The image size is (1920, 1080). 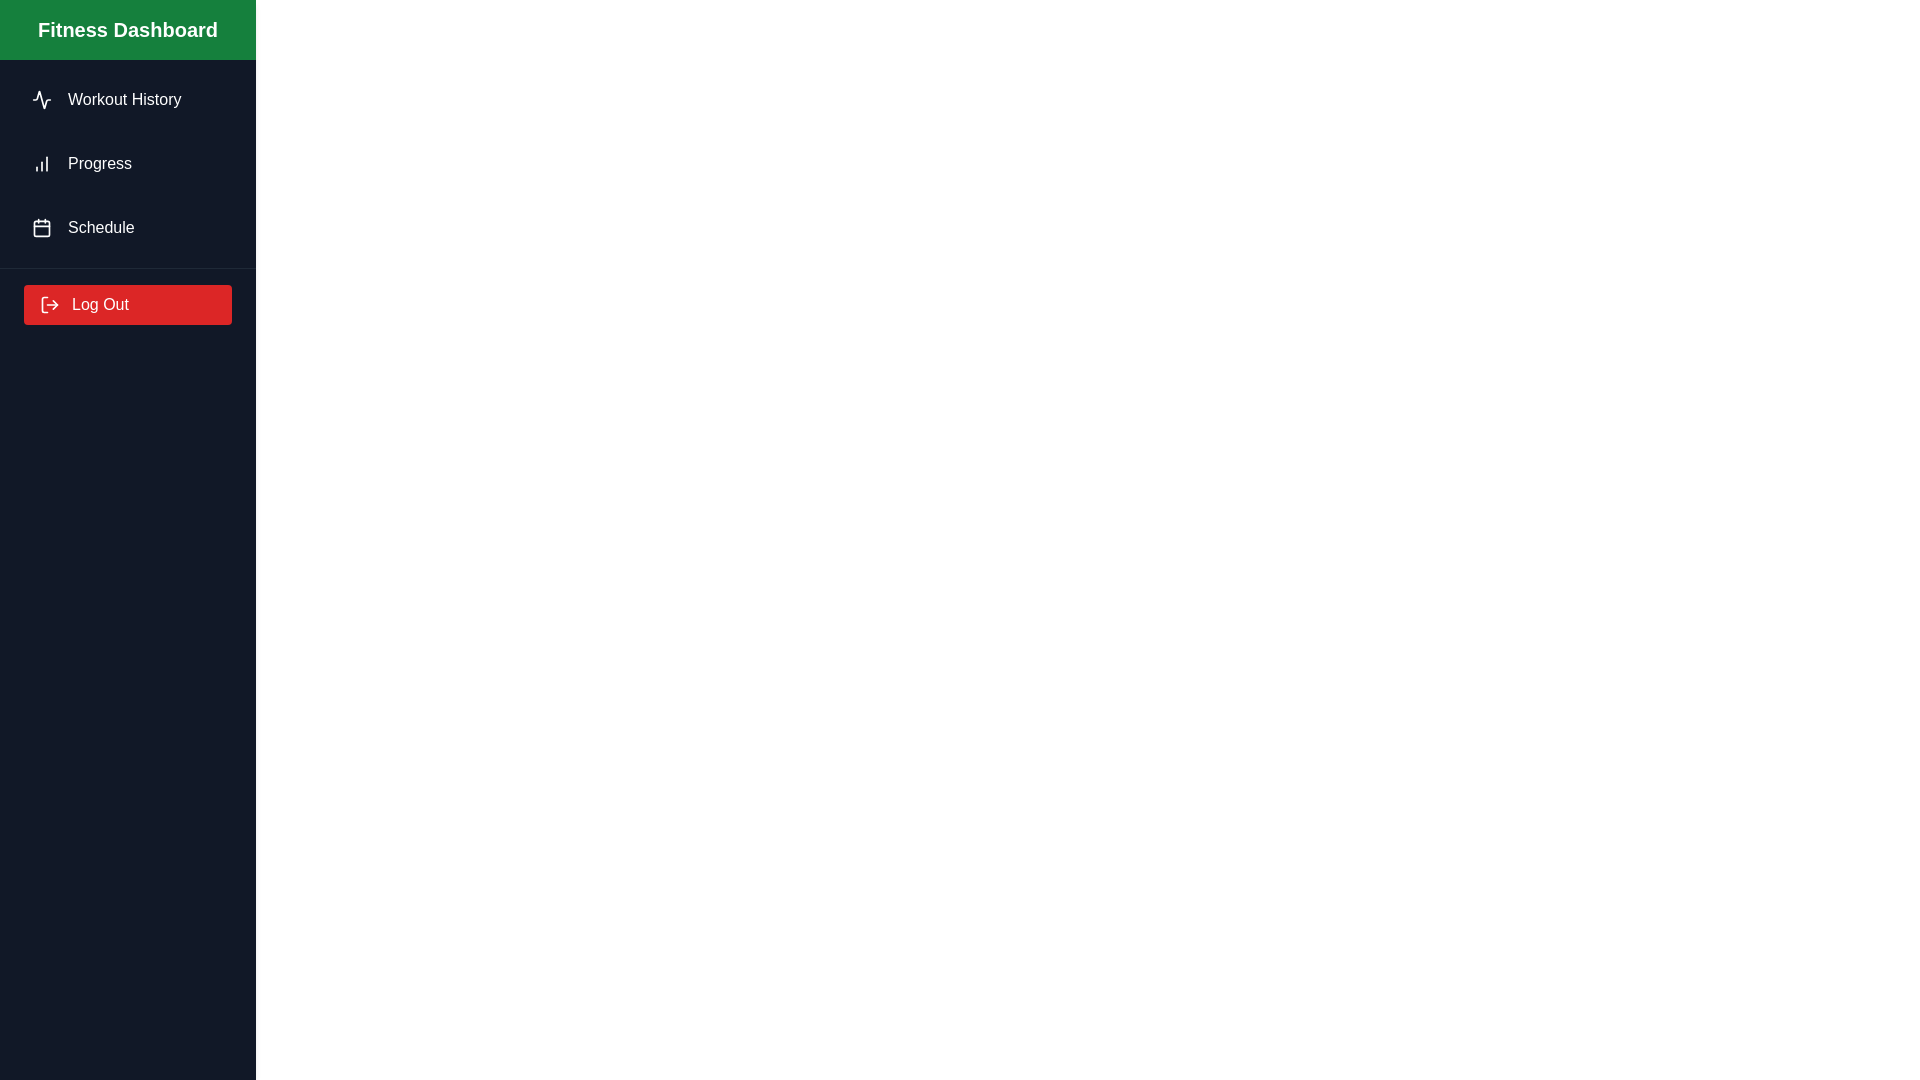 I want to click on the title or header text display located at the top of the left-hand navigation panel, which indicates the purpose of the dashboard, so click(x=127, y=30).